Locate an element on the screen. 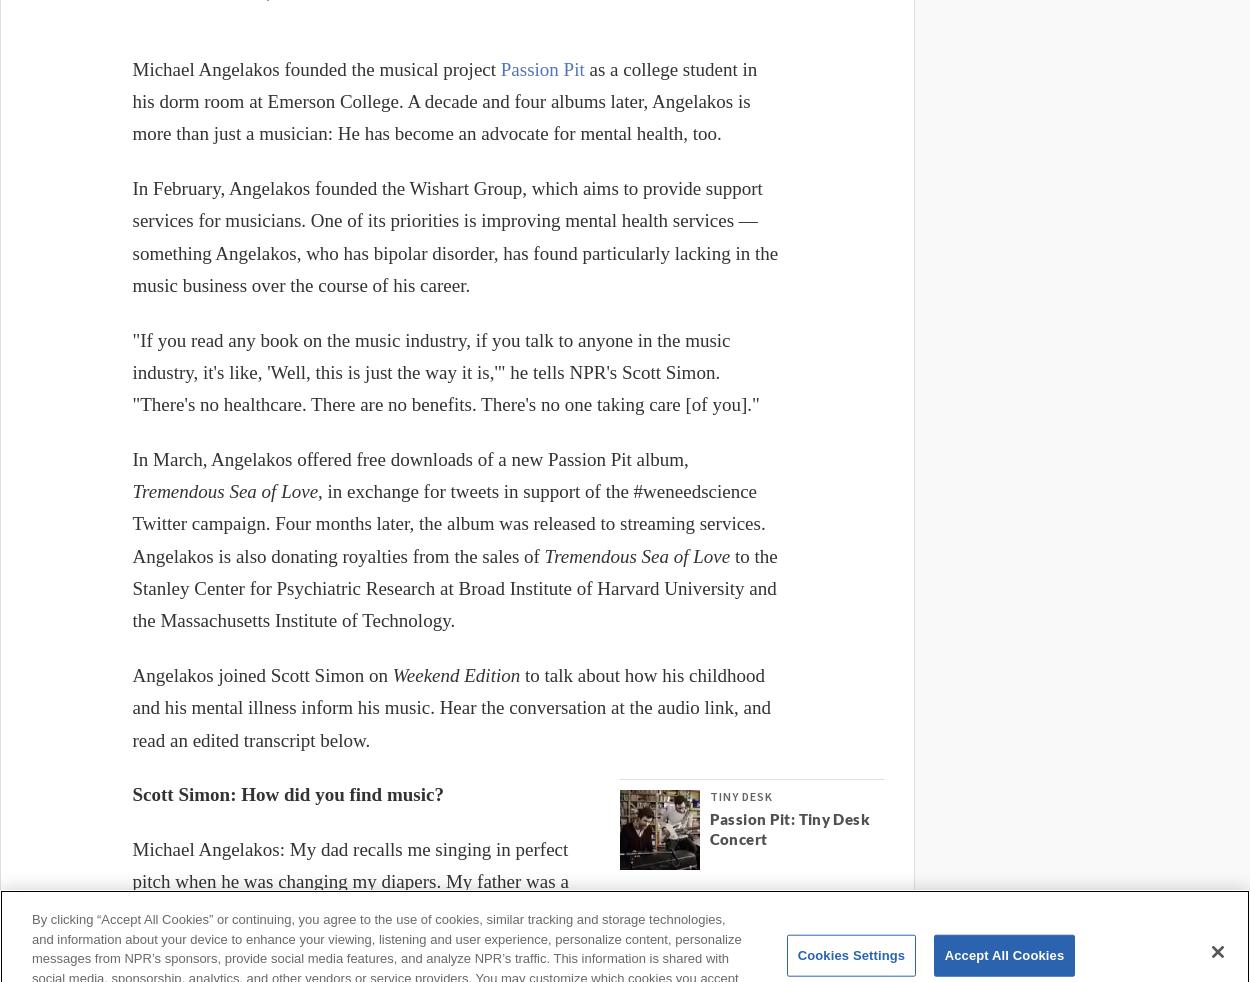 The image size is (1250, 982). 'Passion Pit' is located at coordinates (542, 67).